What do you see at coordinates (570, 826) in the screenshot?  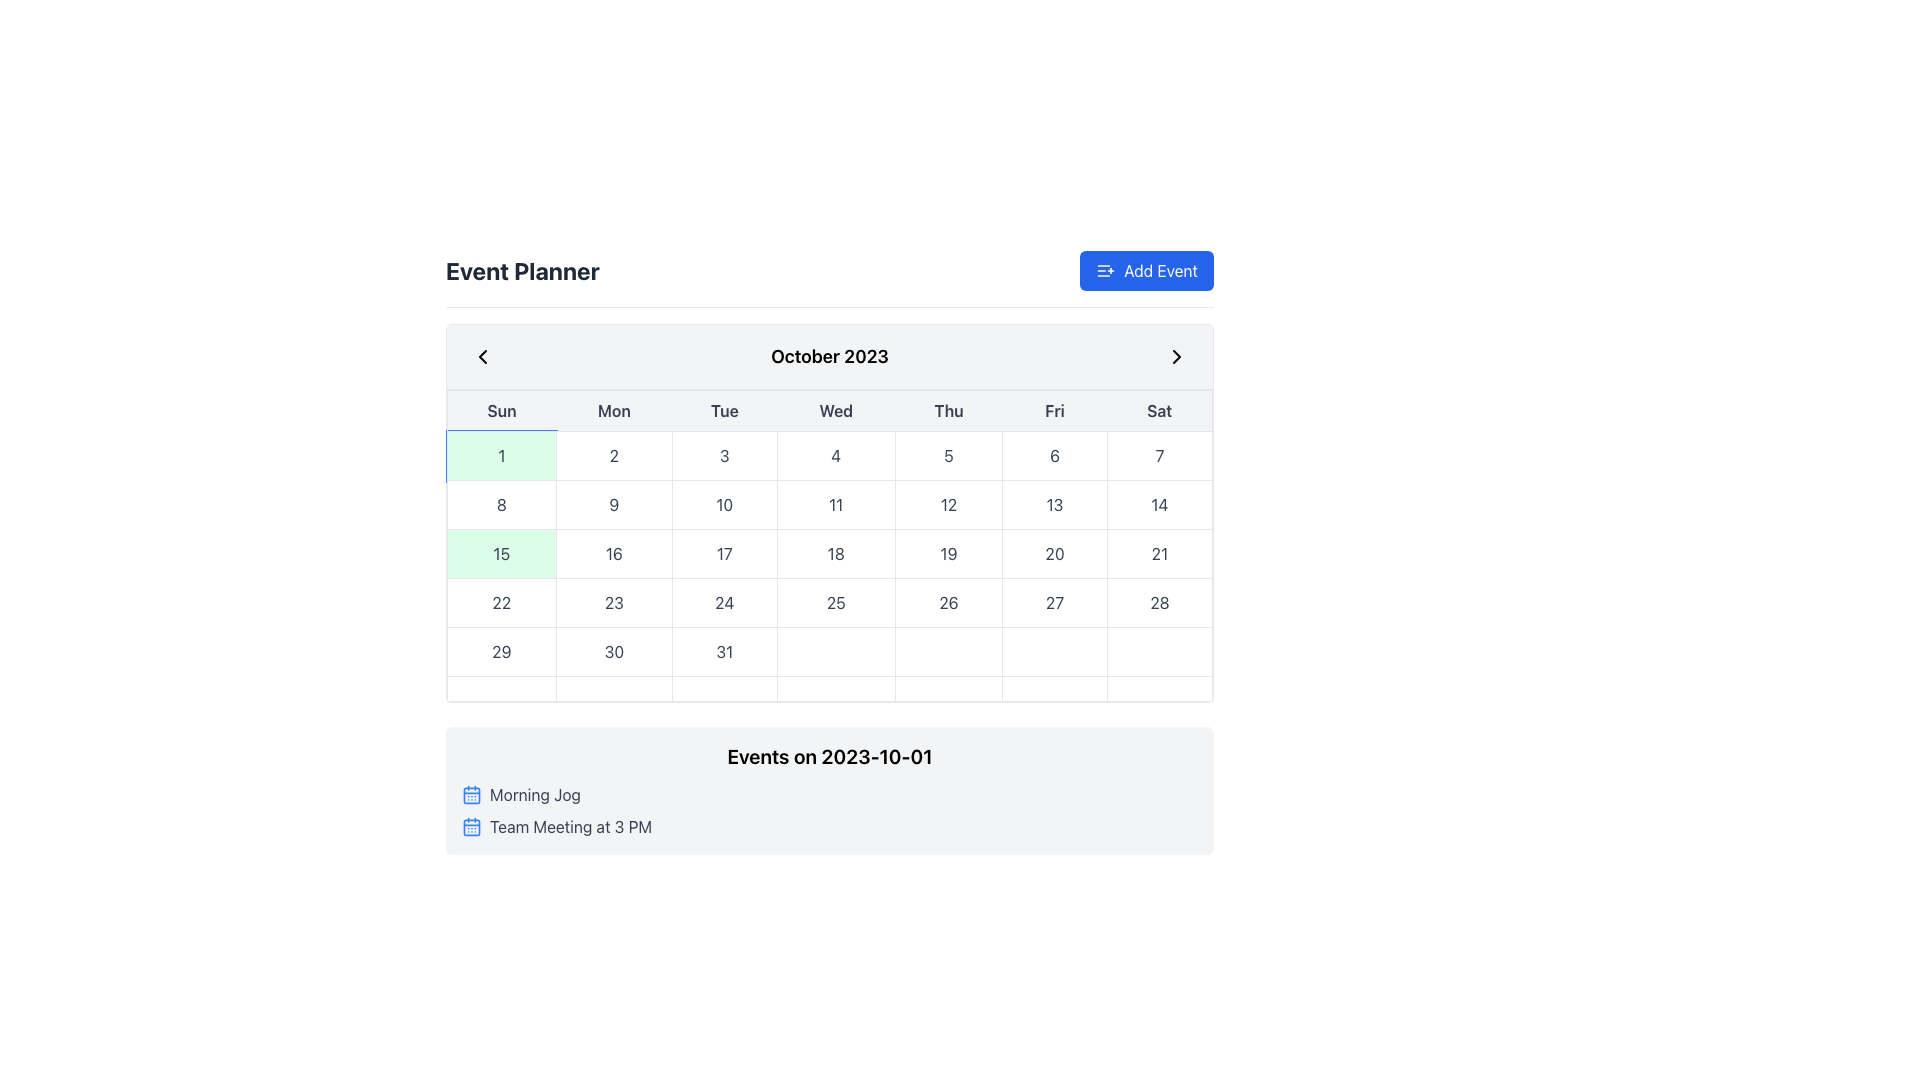 I see `the label that conveys information about the scheduled team meeting happening at 3 PM, located beneath the 'Morning Jog' event in the list of scheduled events for October 1, 2023` at bounding box center [570, 826].